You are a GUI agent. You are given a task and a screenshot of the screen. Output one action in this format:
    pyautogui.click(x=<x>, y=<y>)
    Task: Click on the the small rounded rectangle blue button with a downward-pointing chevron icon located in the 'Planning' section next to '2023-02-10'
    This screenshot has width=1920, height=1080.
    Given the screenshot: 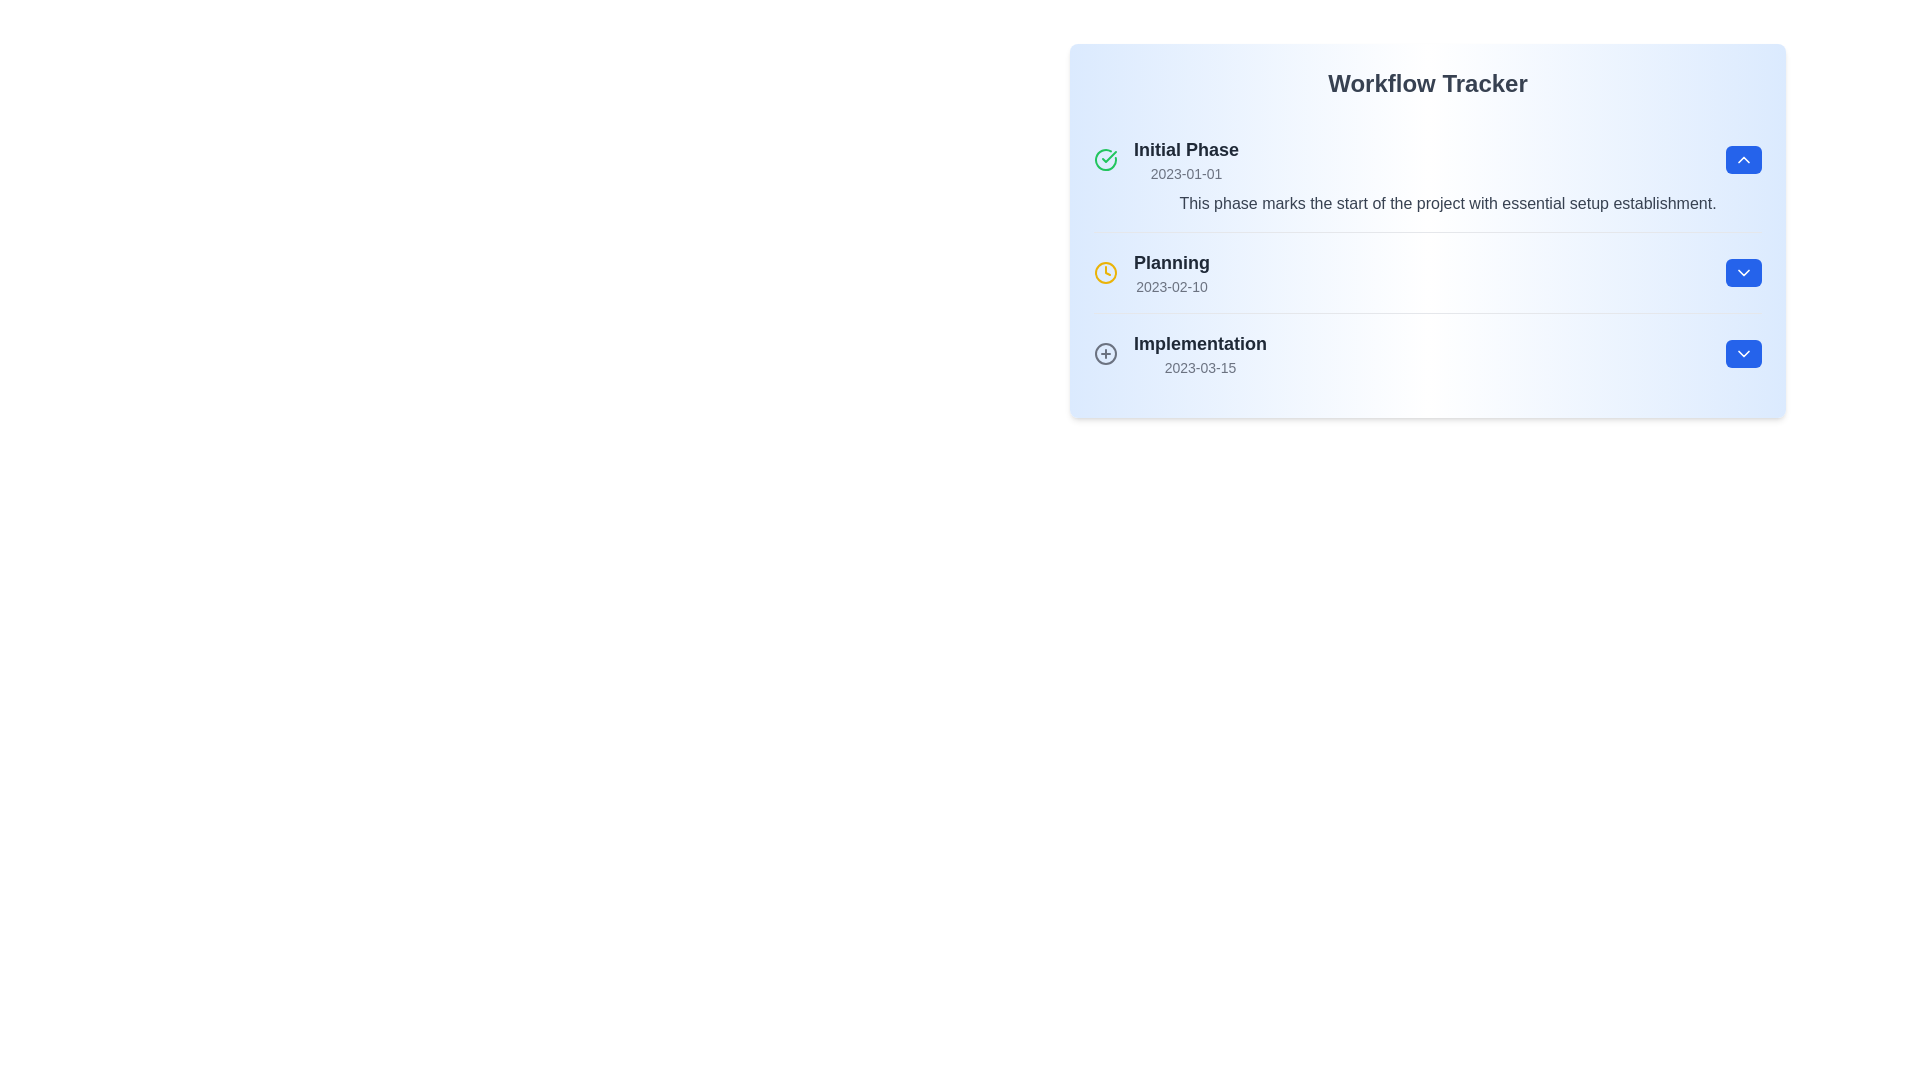 What is the action you would take?
    pyautogui.click(x=1742, y=273)
    